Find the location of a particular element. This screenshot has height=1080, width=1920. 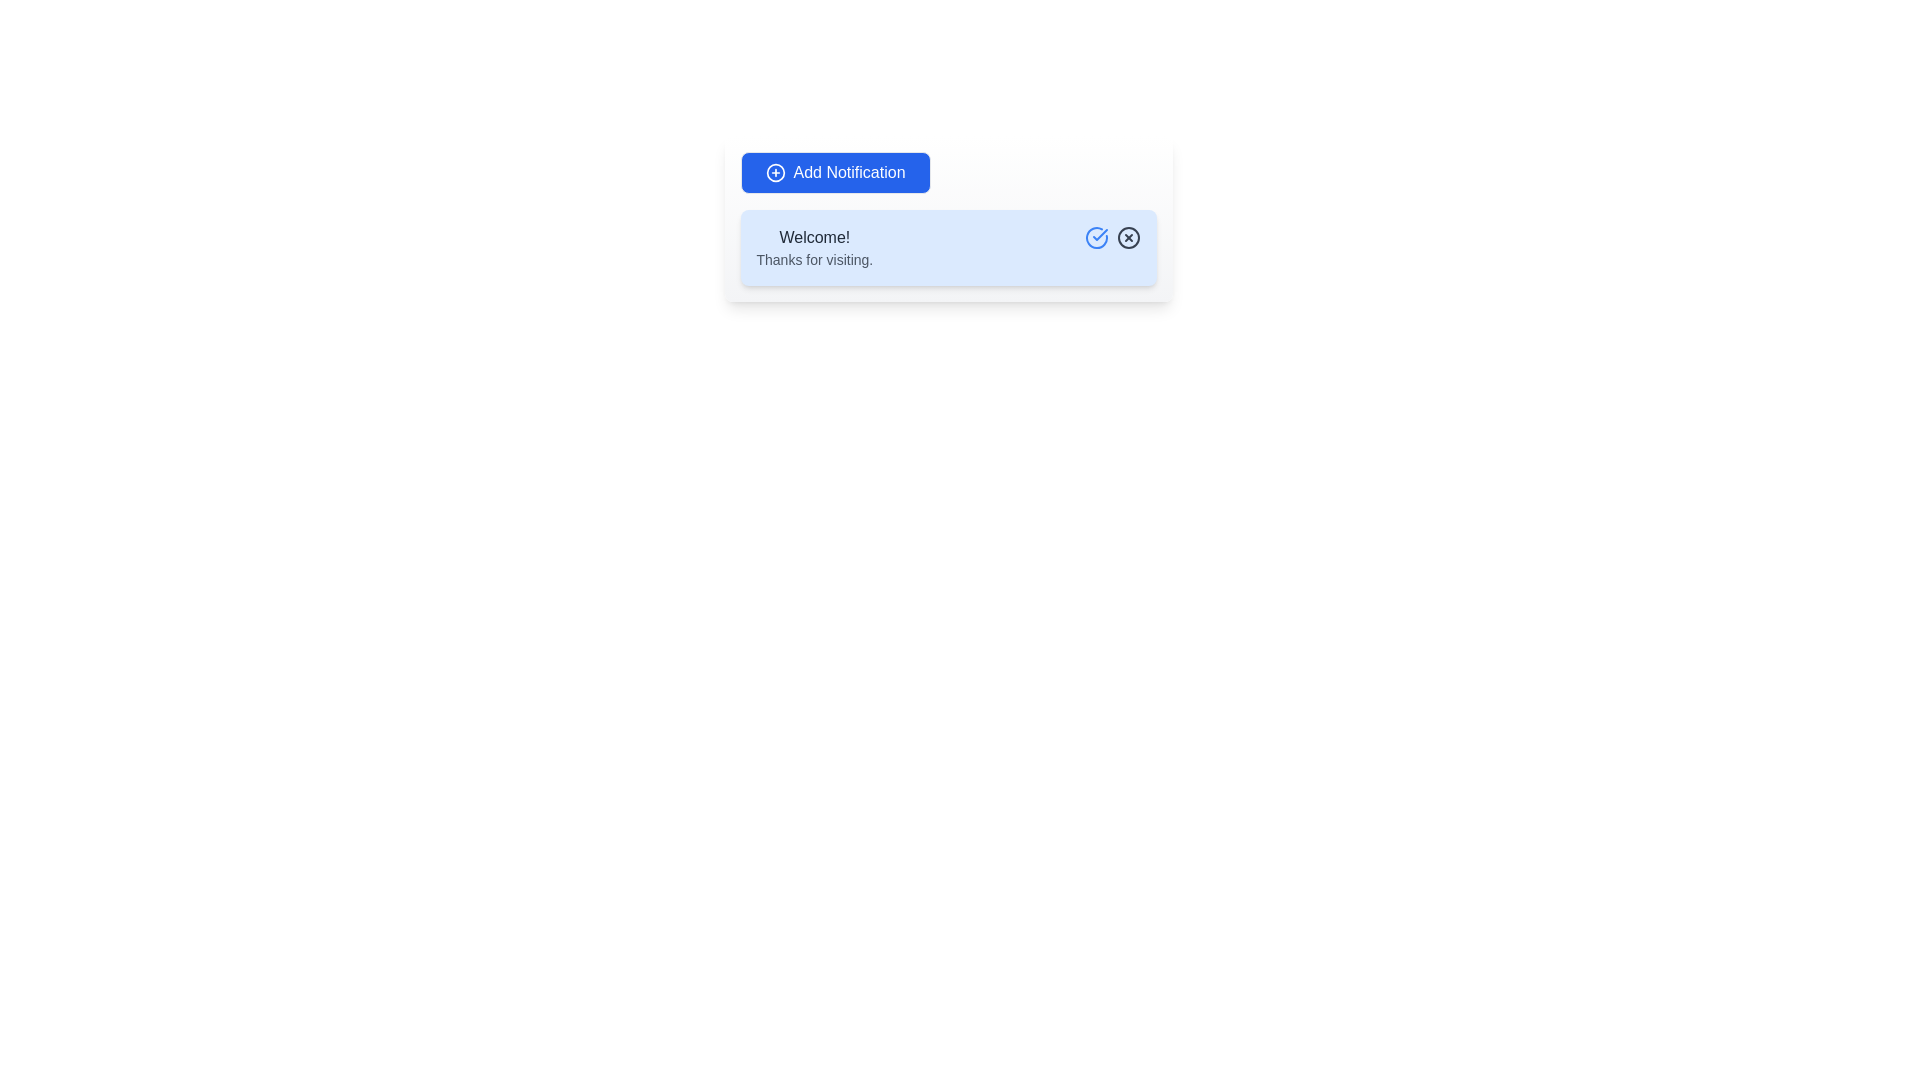

the Decorative SVG Circle element within the 'Add Notification' button, which is part of the 'circle plus' icon used for adding actions is located at coordinates (774, 172).